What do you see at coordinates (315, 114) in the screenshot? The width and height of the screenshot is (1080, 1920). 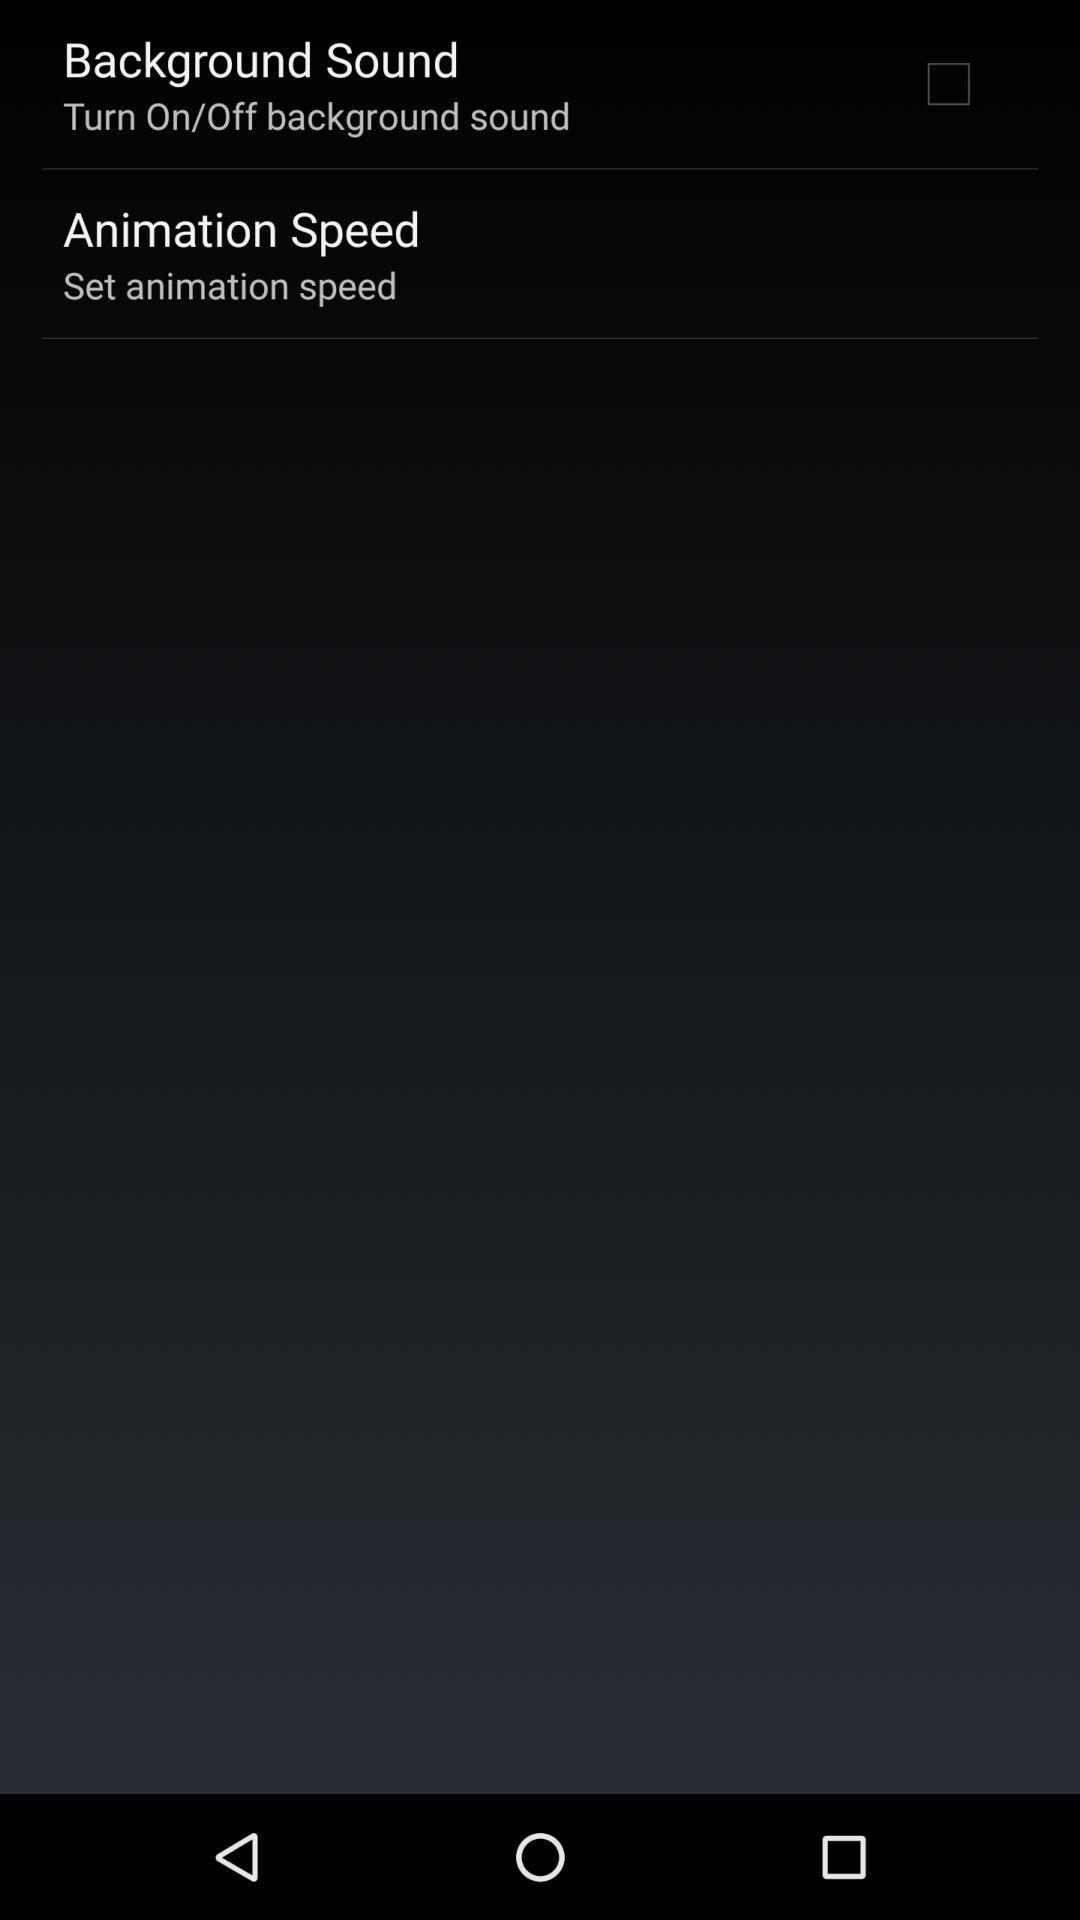 I see `the turn on off app` at bounding box center [315, 114].